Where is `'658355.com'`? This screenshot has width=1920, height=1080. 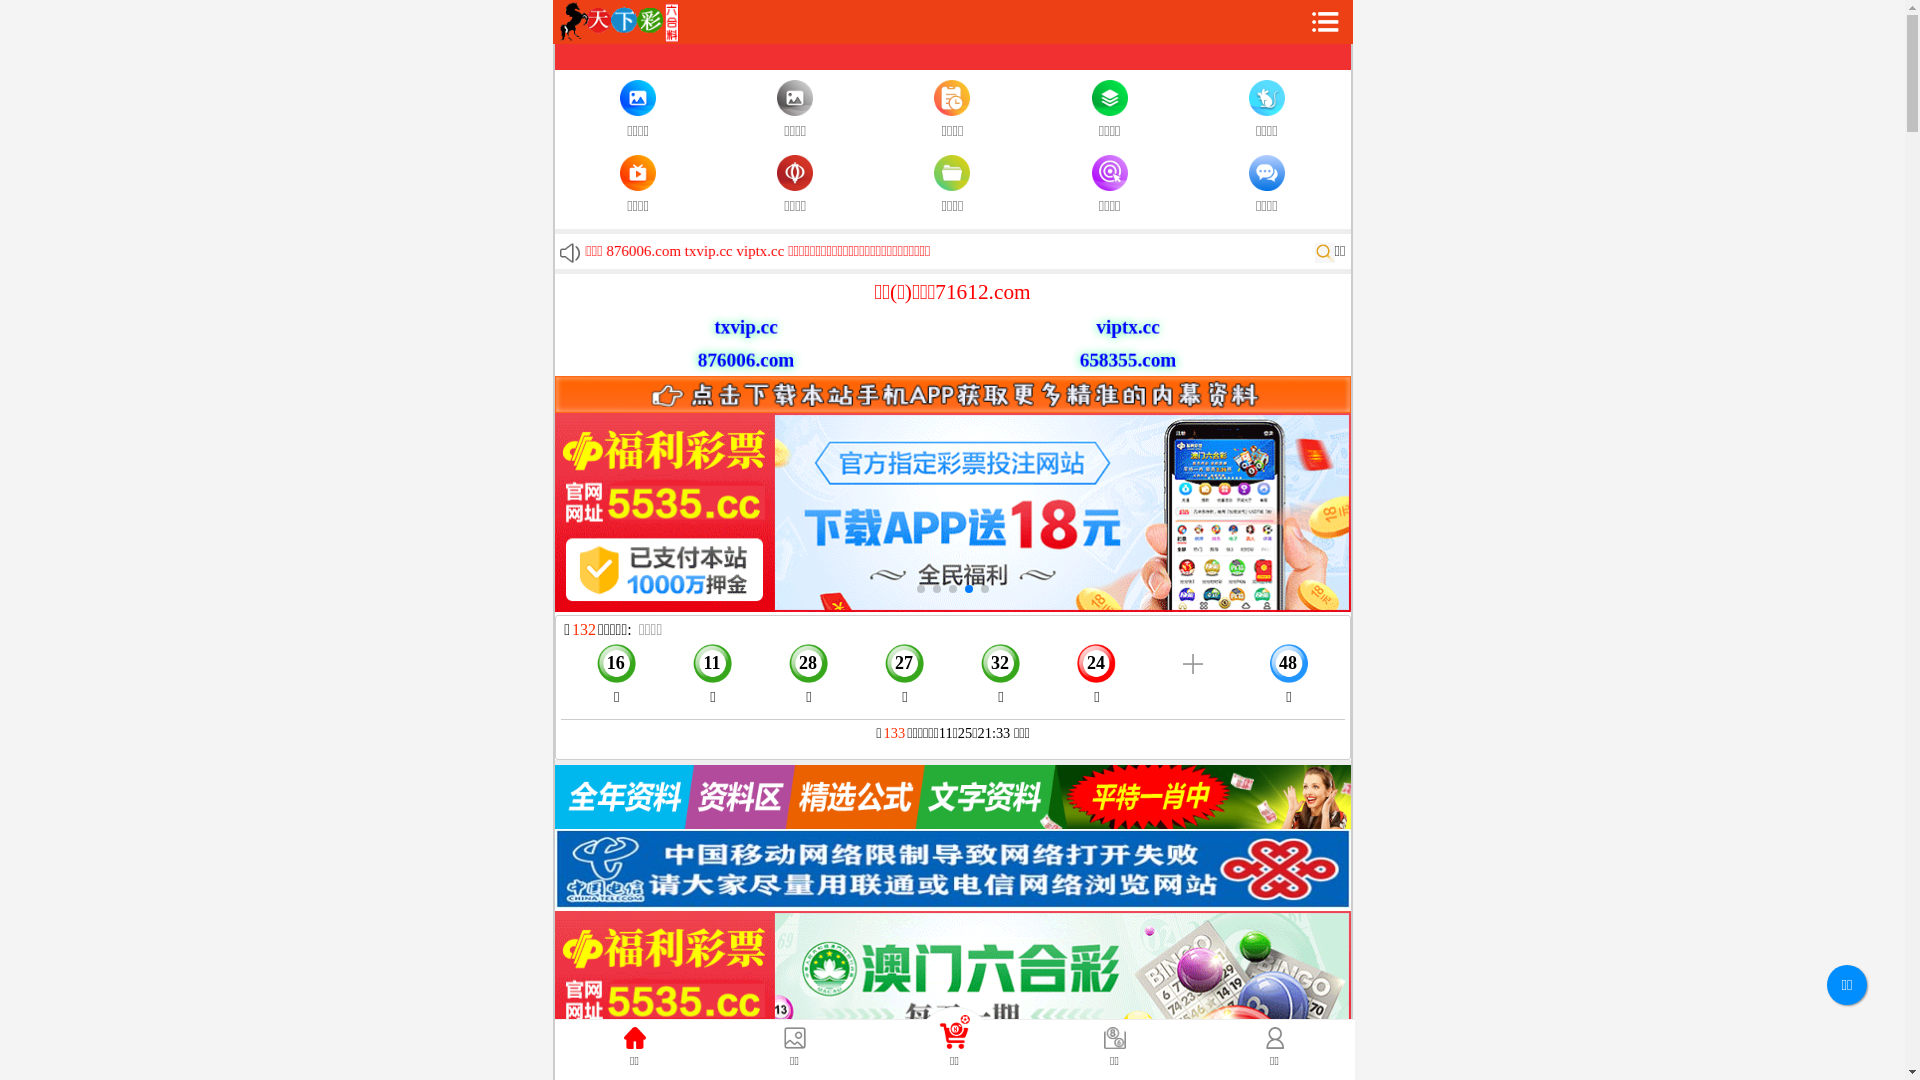
'658355.com' is located at coordinates (1112, 358).